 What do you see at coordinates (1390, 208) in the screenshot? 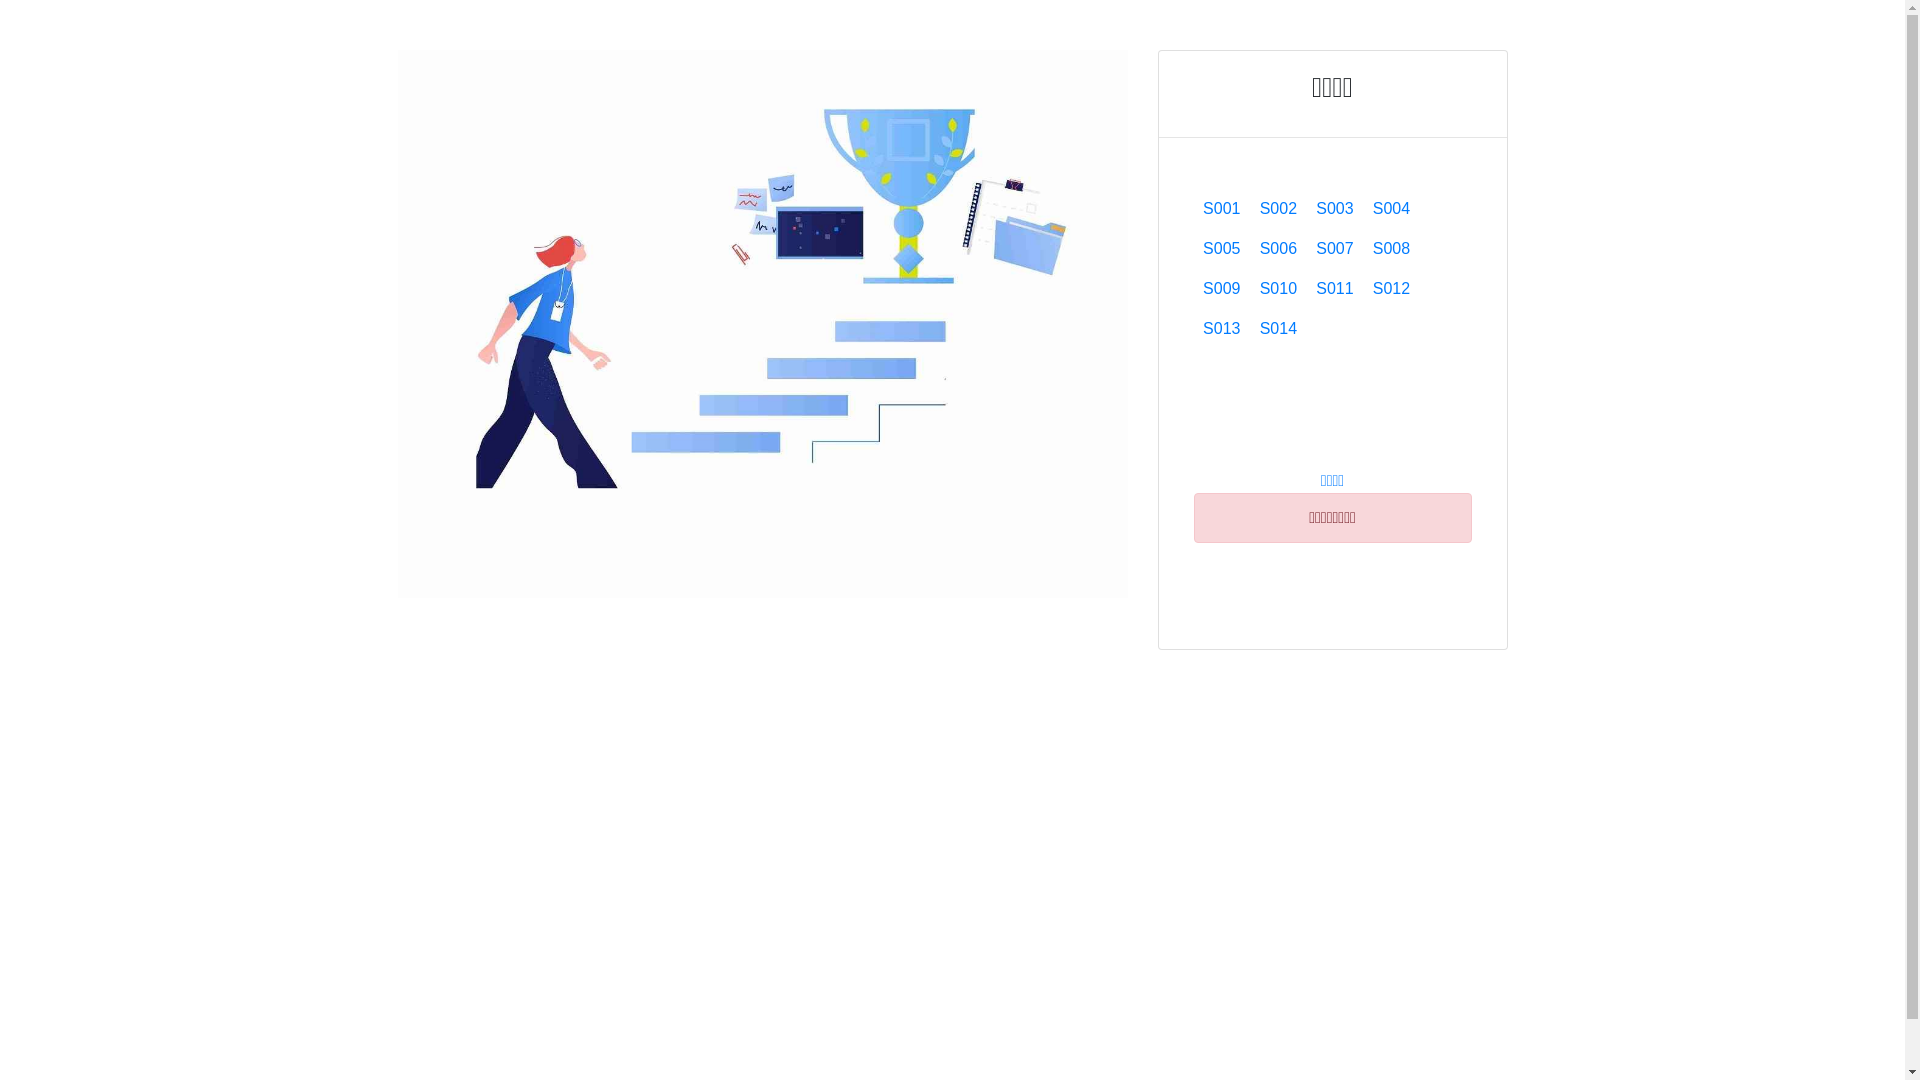
I see `'S004'` at bounding box center [1390, 208].